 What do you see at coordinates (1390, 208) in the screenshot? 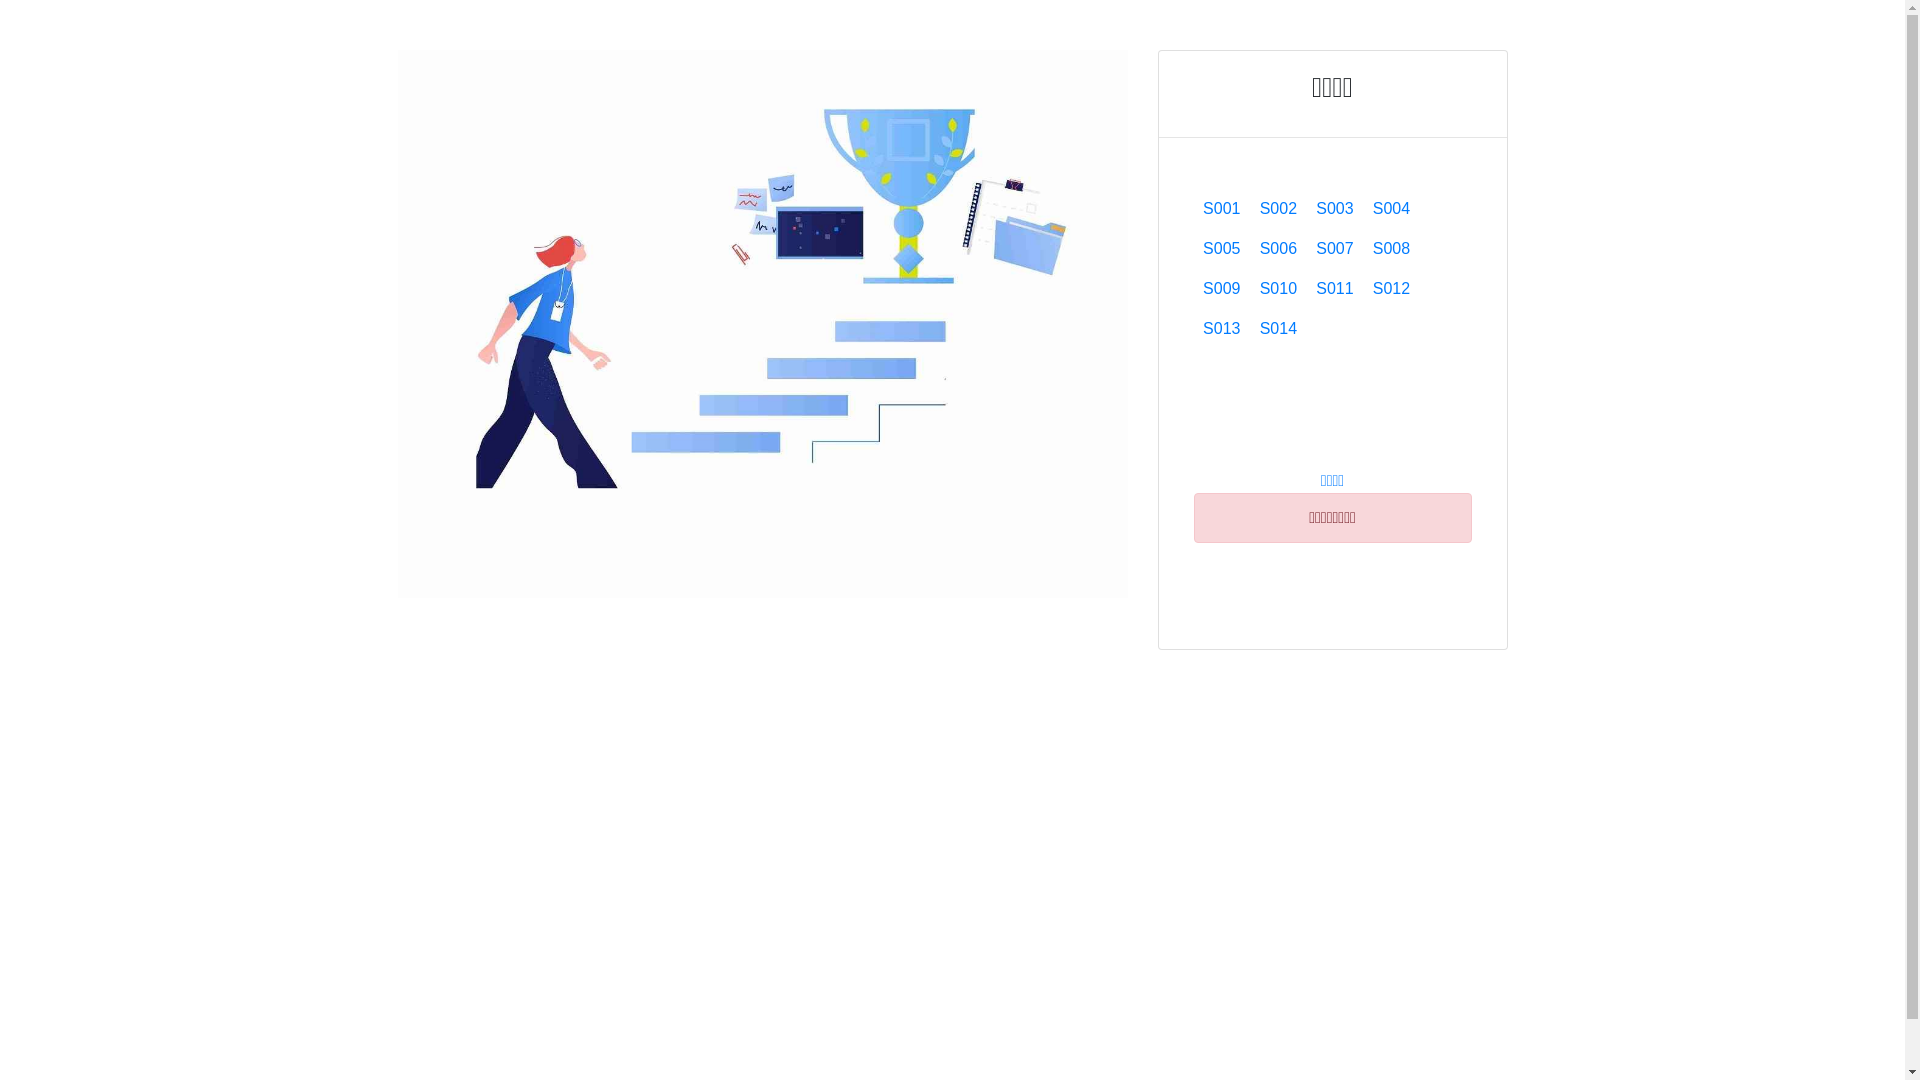
I see `'S004'` at bounding box center [1390, 208].